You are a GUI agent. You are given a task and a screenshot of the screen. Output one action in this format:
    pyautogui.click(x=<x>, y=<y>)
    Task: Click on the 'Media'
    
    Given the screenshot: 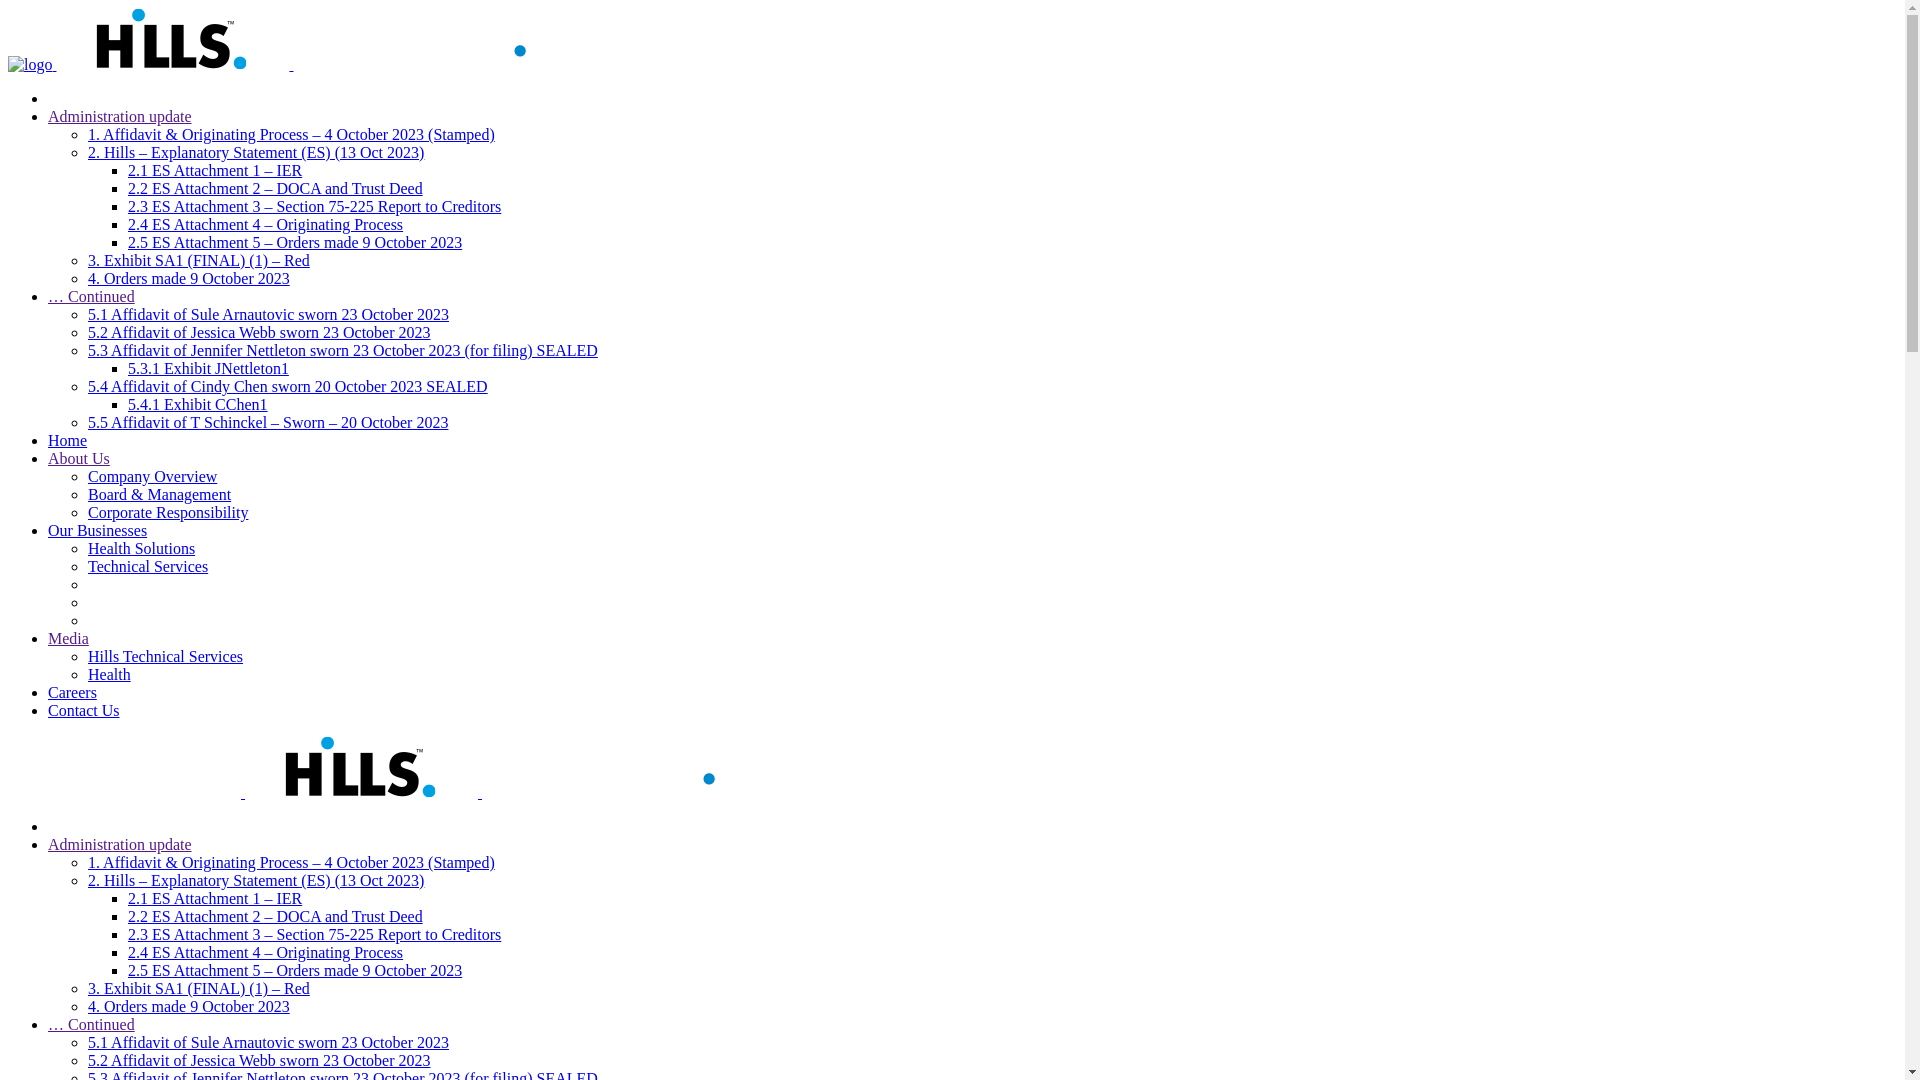 What is the action you would take?
    pyautogui.click(x=68, y=638)
    